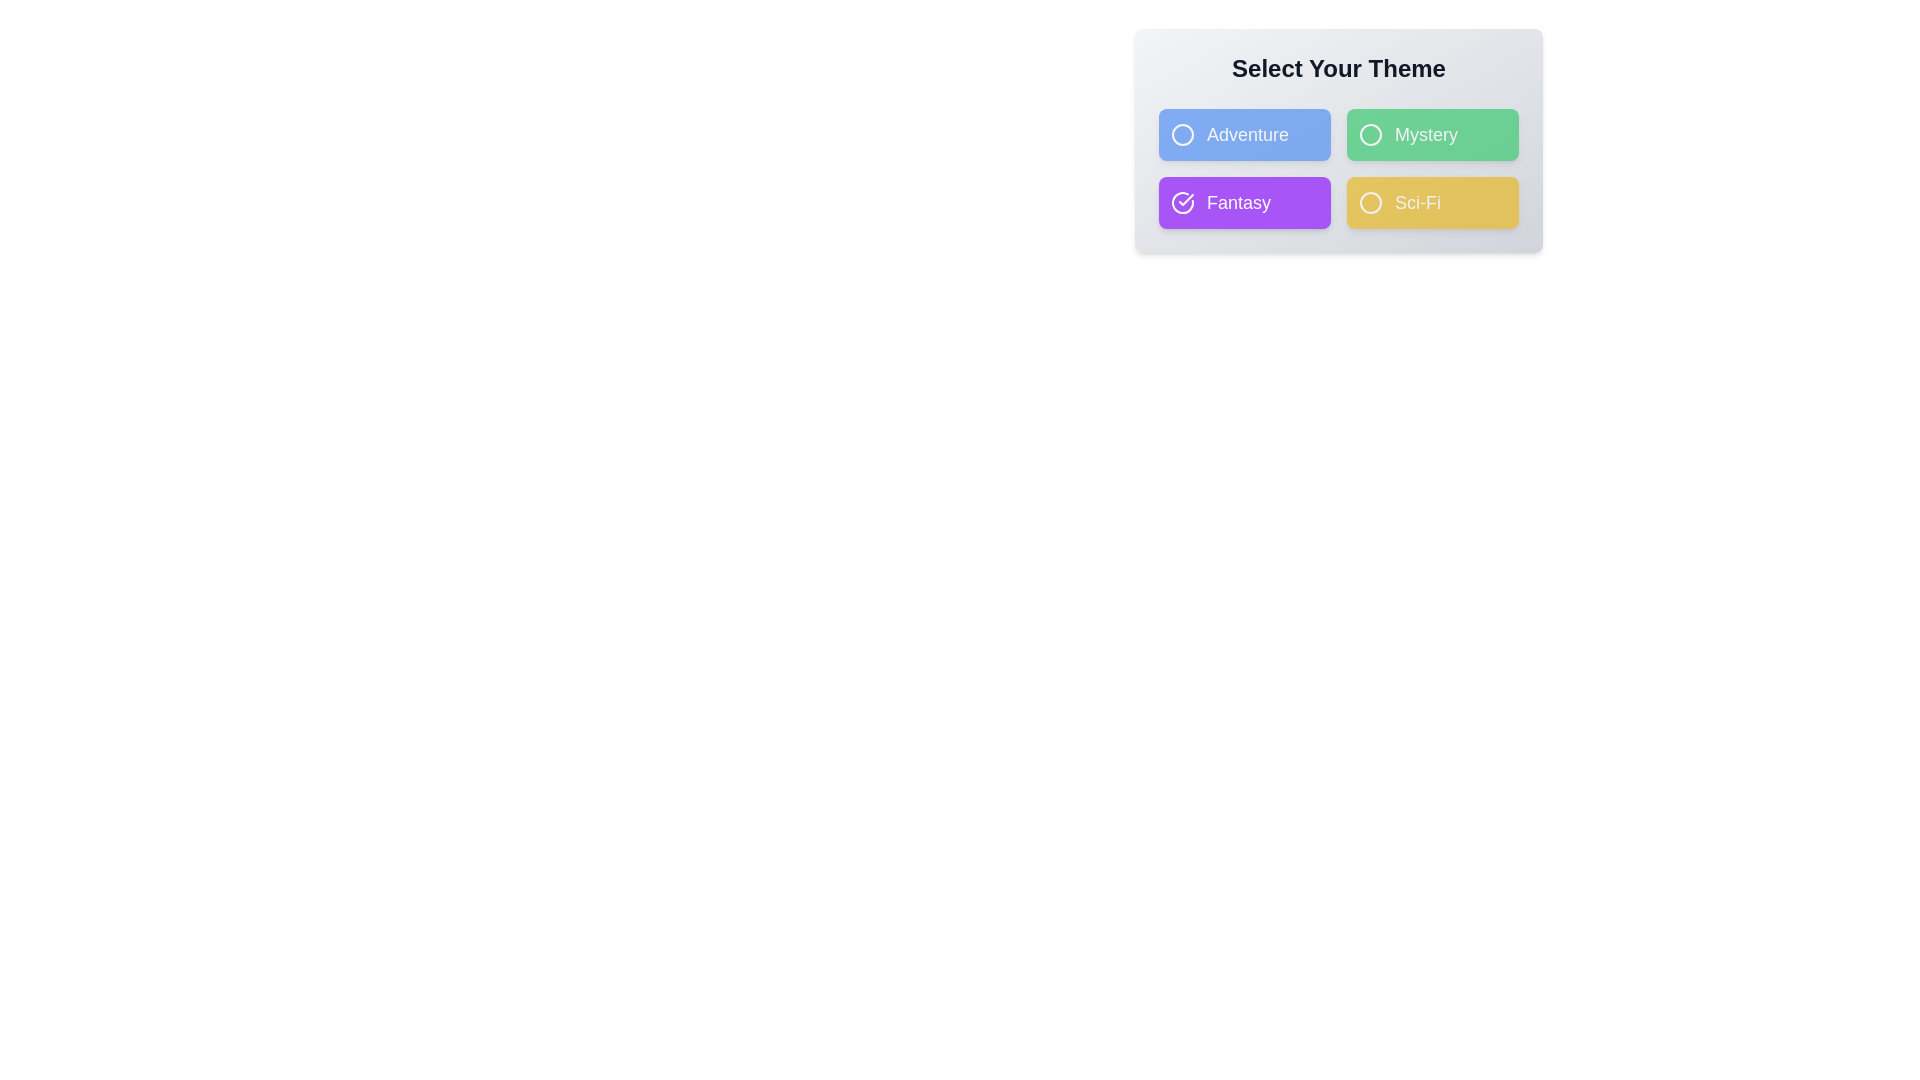  I want to click on the theme button corresponding to Mystery, so click(1432, 135).